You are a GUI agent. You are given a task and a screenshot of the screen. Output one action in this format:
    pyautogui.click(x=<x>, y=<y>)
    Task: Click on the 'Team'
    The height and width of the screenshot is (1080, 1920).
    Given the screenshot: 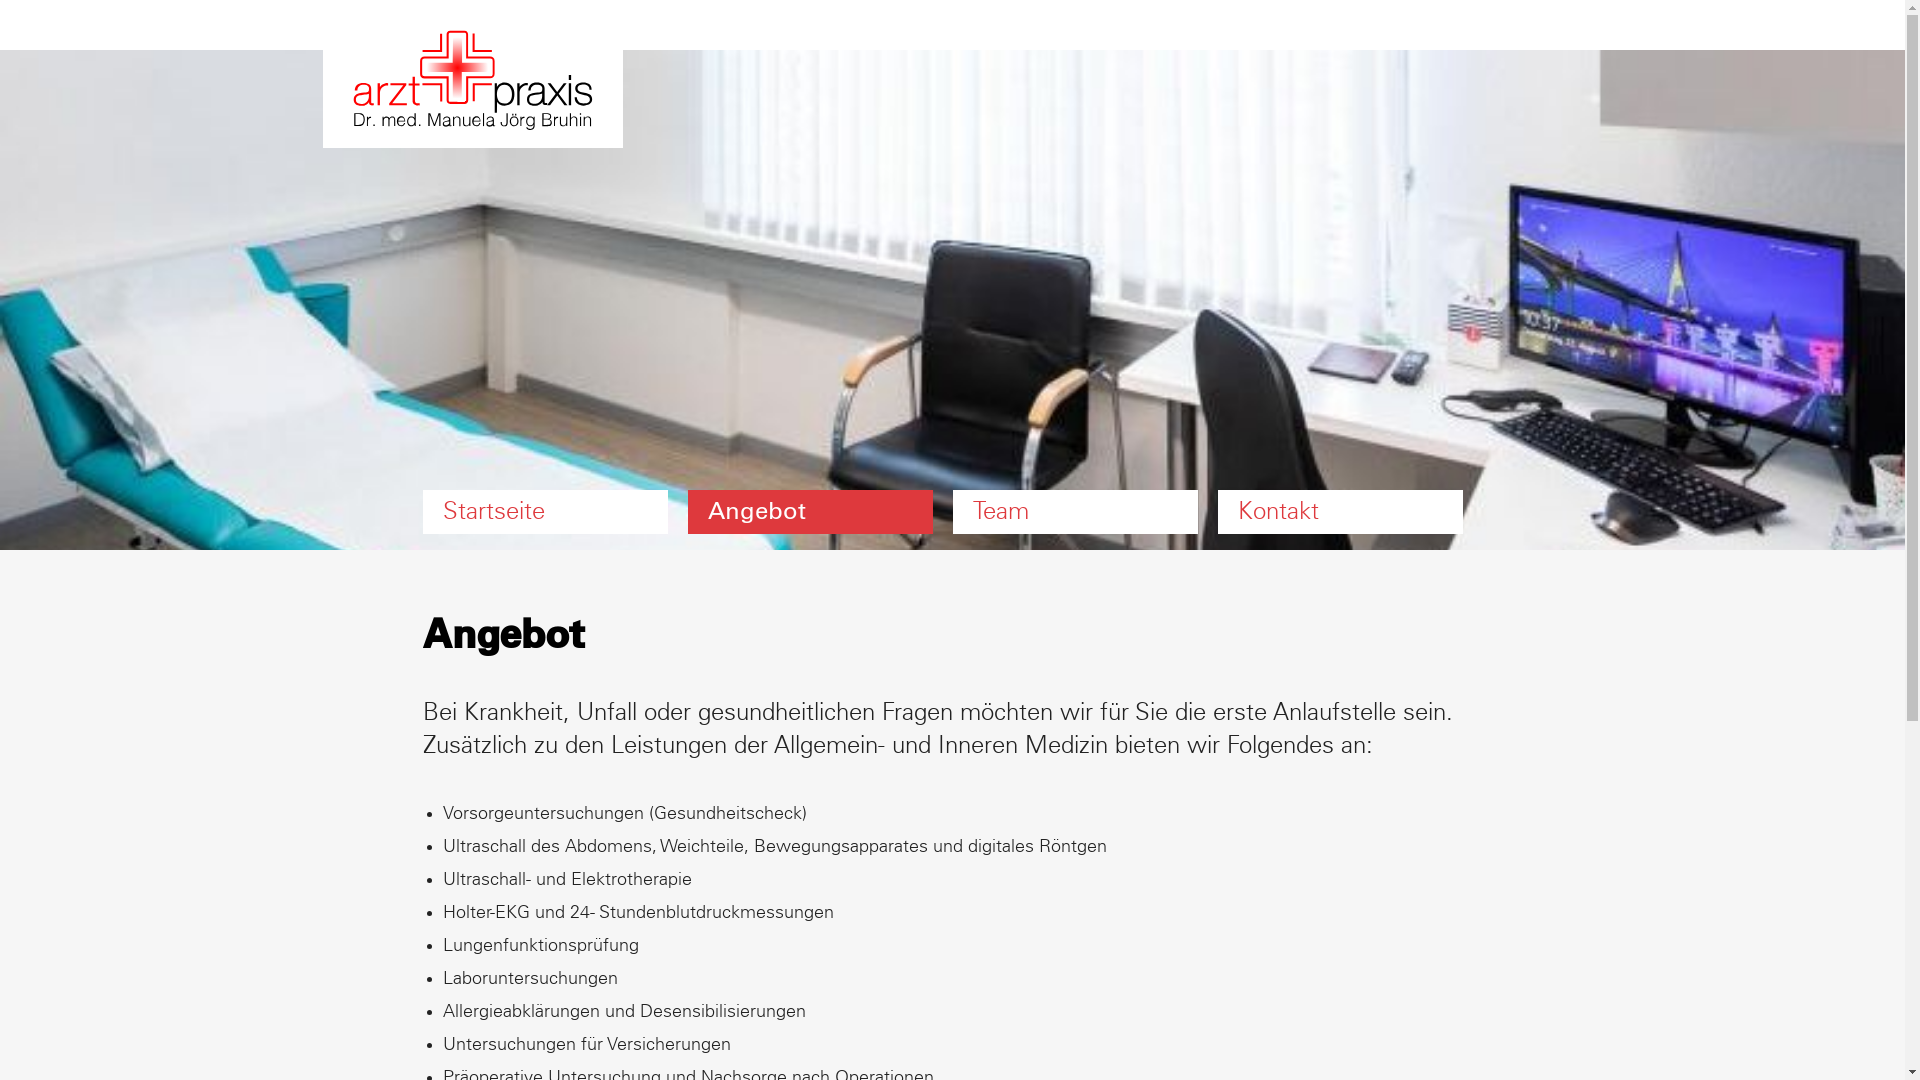 What is the action you would take?
    pyautogui.click(x=1073, y=511)
    